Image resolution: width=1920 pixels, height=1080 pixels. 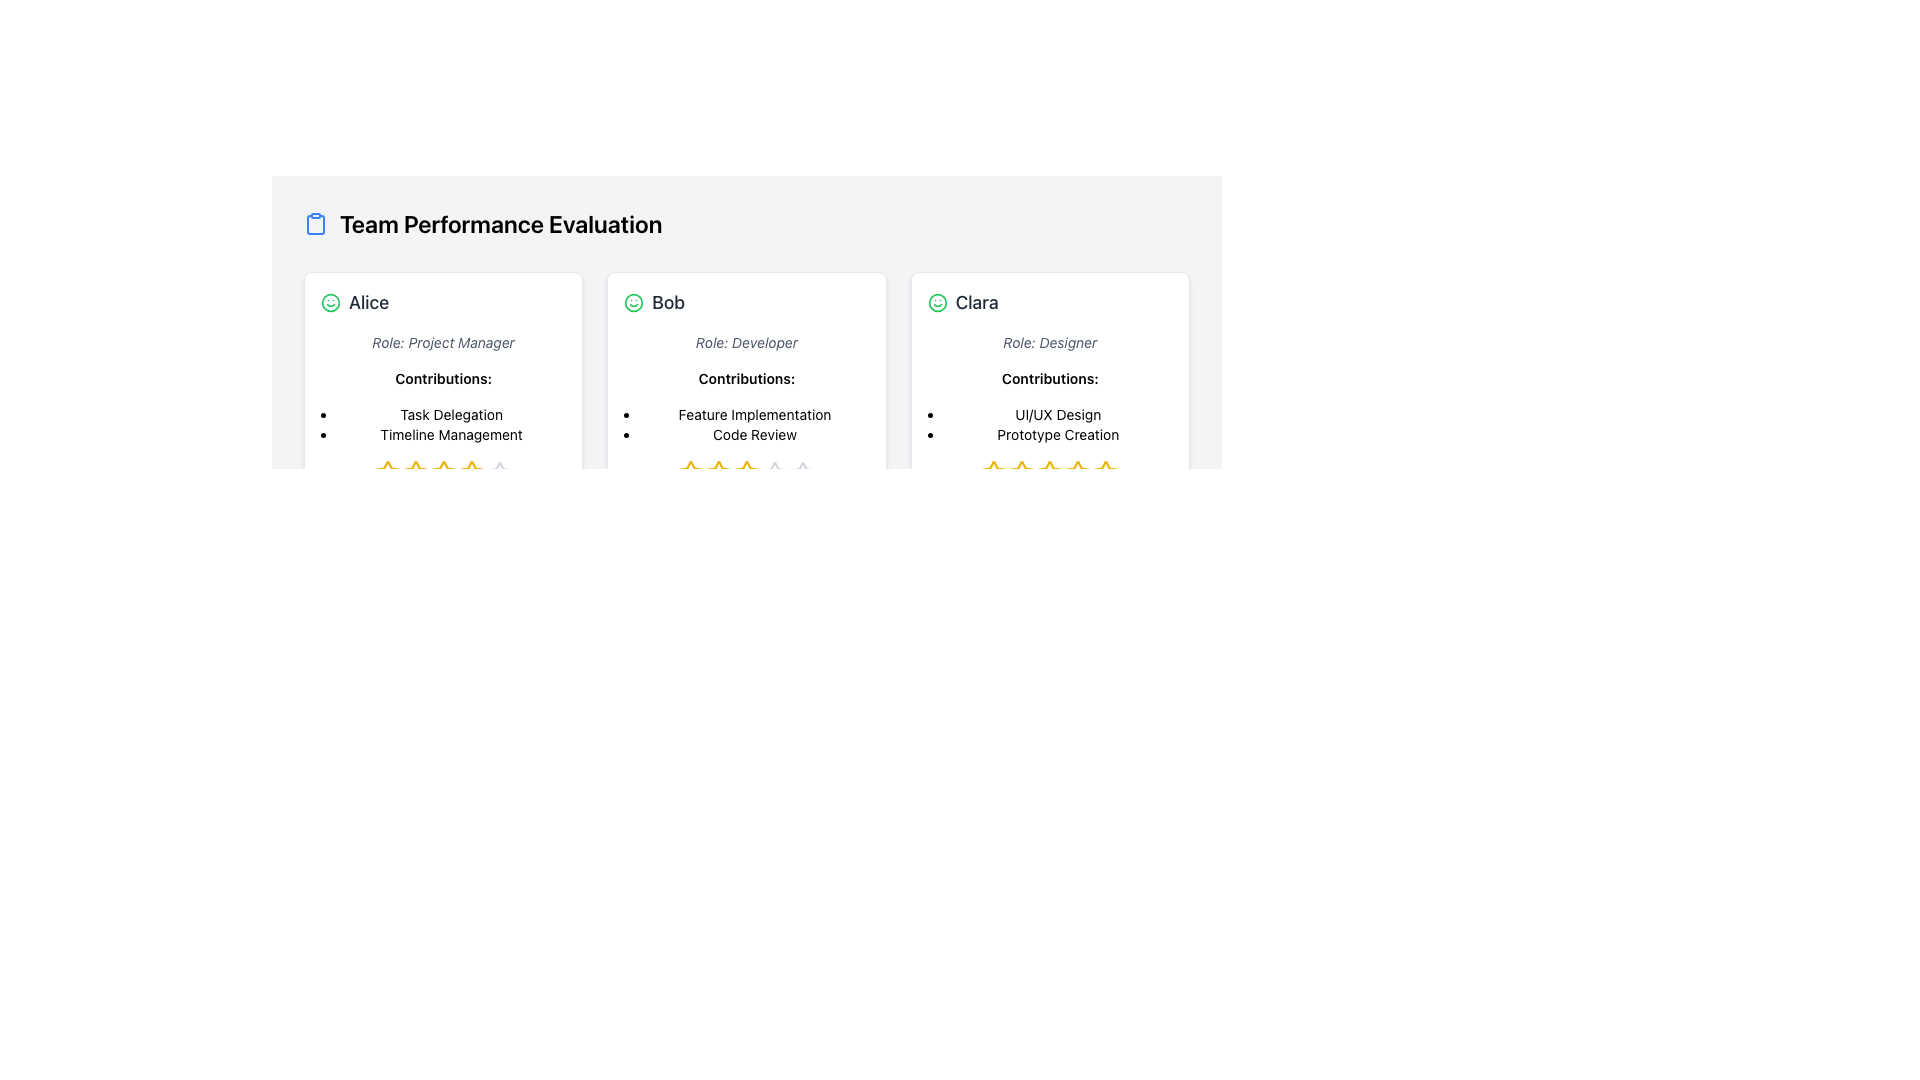 What do you see at coordinates (414, 472) in the screenshot?
I see `the second star from the left in the rating star component associated with the 'Alice' user card` at bounding box center [414, 472].